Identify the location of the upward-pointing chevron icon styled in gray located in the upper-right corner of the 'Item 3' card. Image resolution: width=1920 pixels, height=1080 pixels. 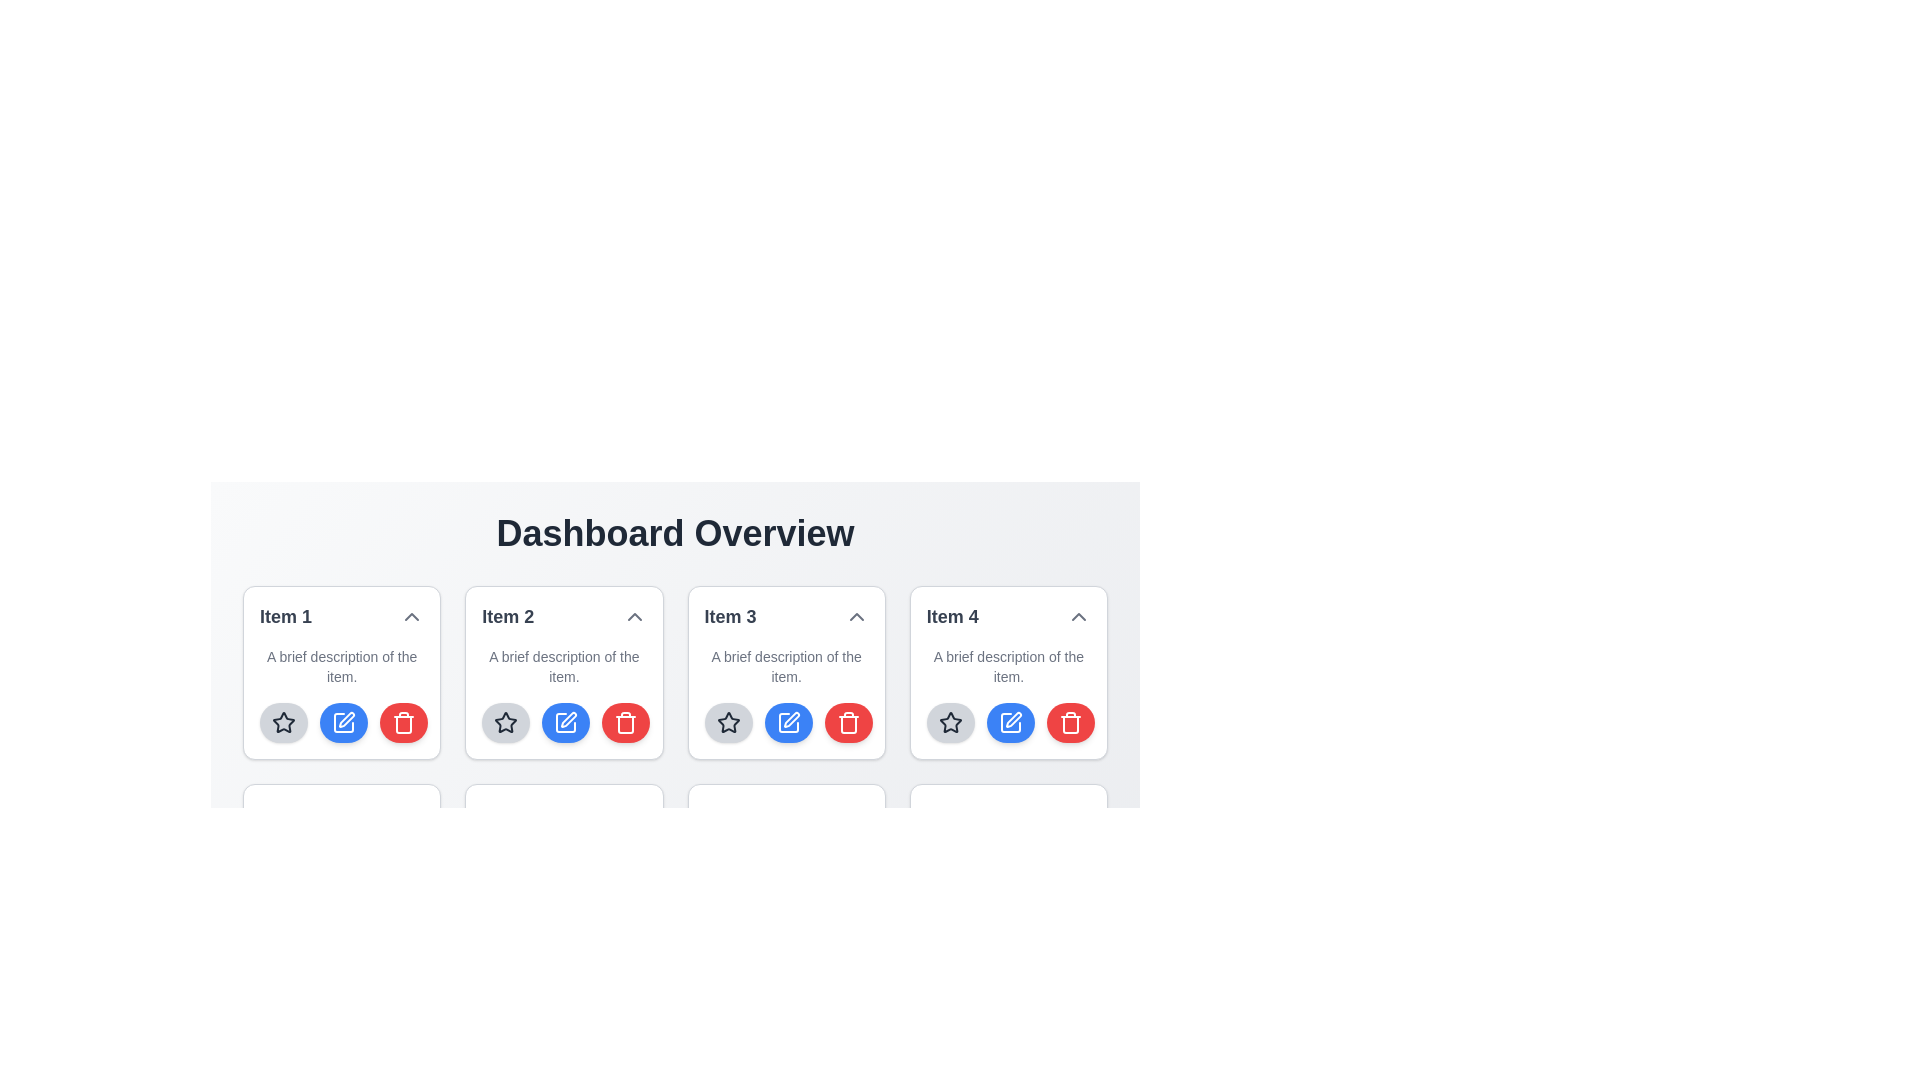
(856, 616).